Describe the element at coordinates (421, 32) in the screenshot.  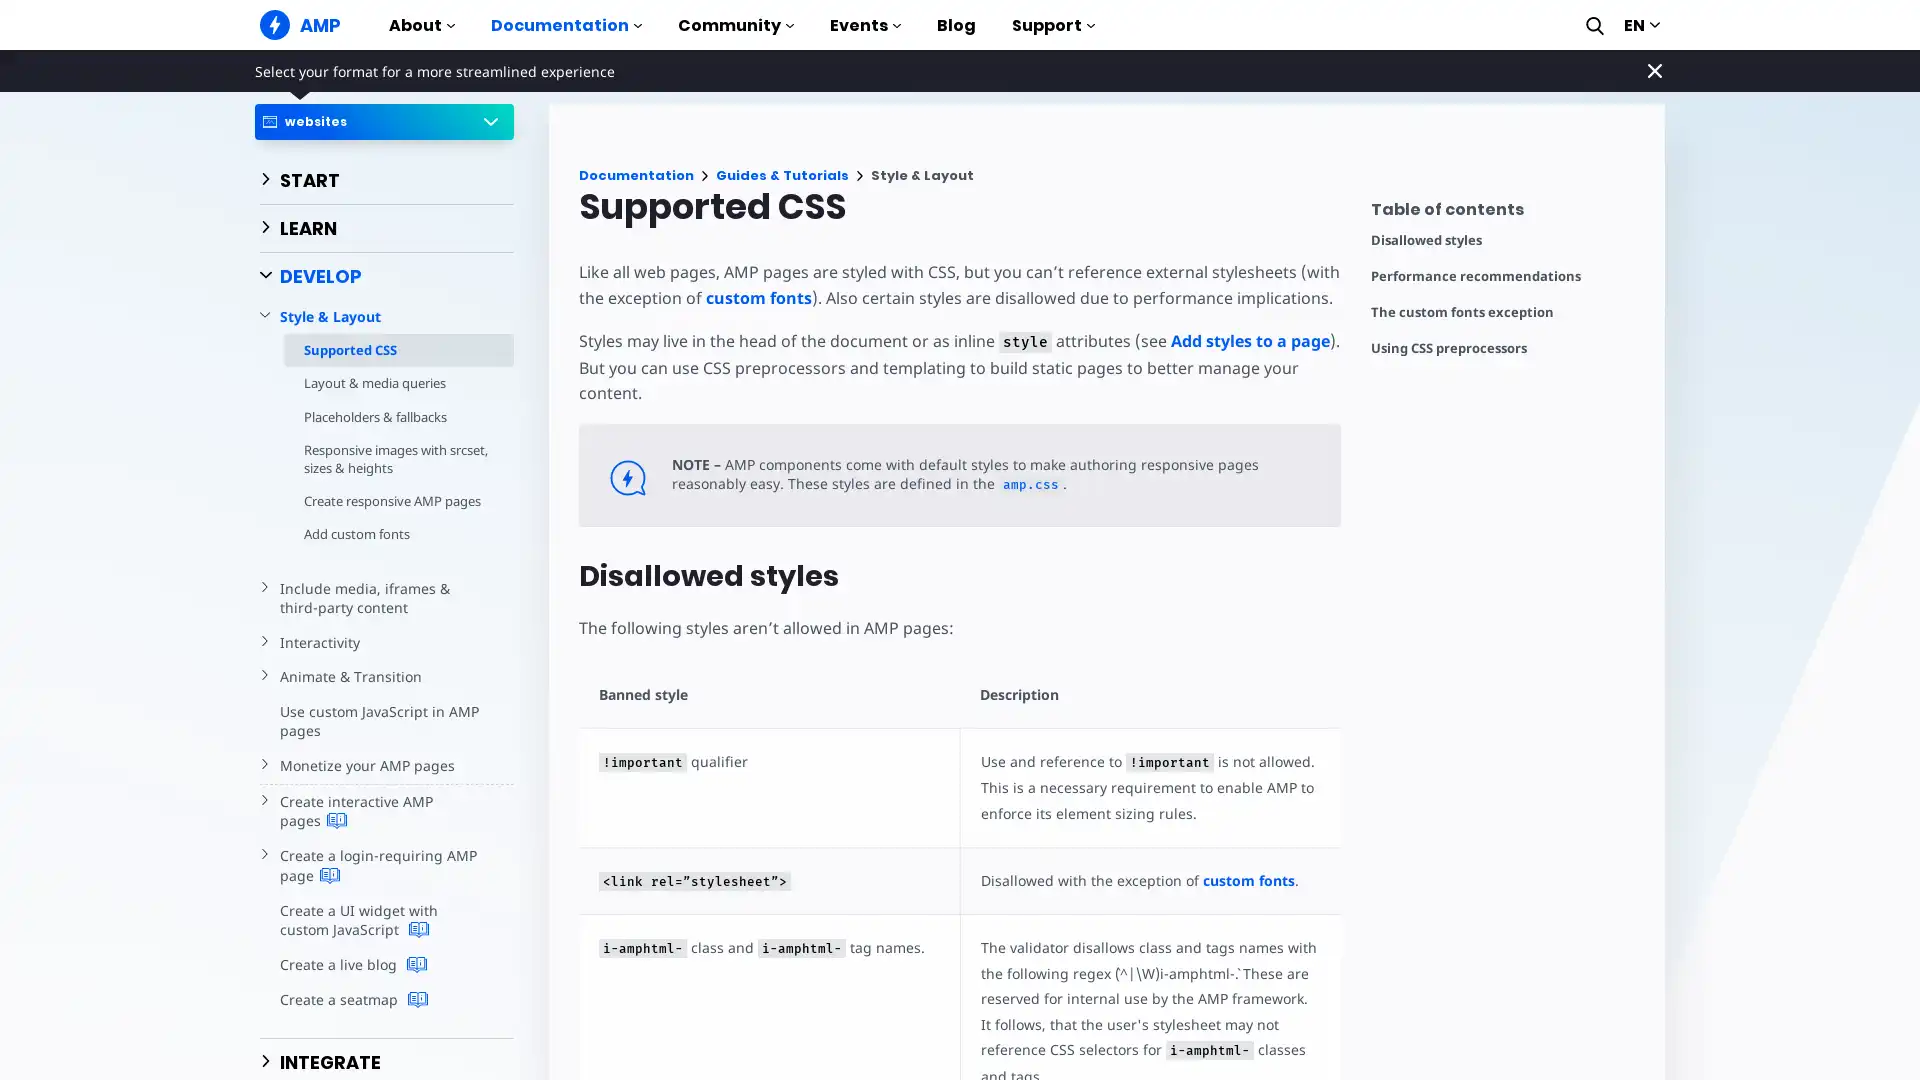
I see `About` at that location.